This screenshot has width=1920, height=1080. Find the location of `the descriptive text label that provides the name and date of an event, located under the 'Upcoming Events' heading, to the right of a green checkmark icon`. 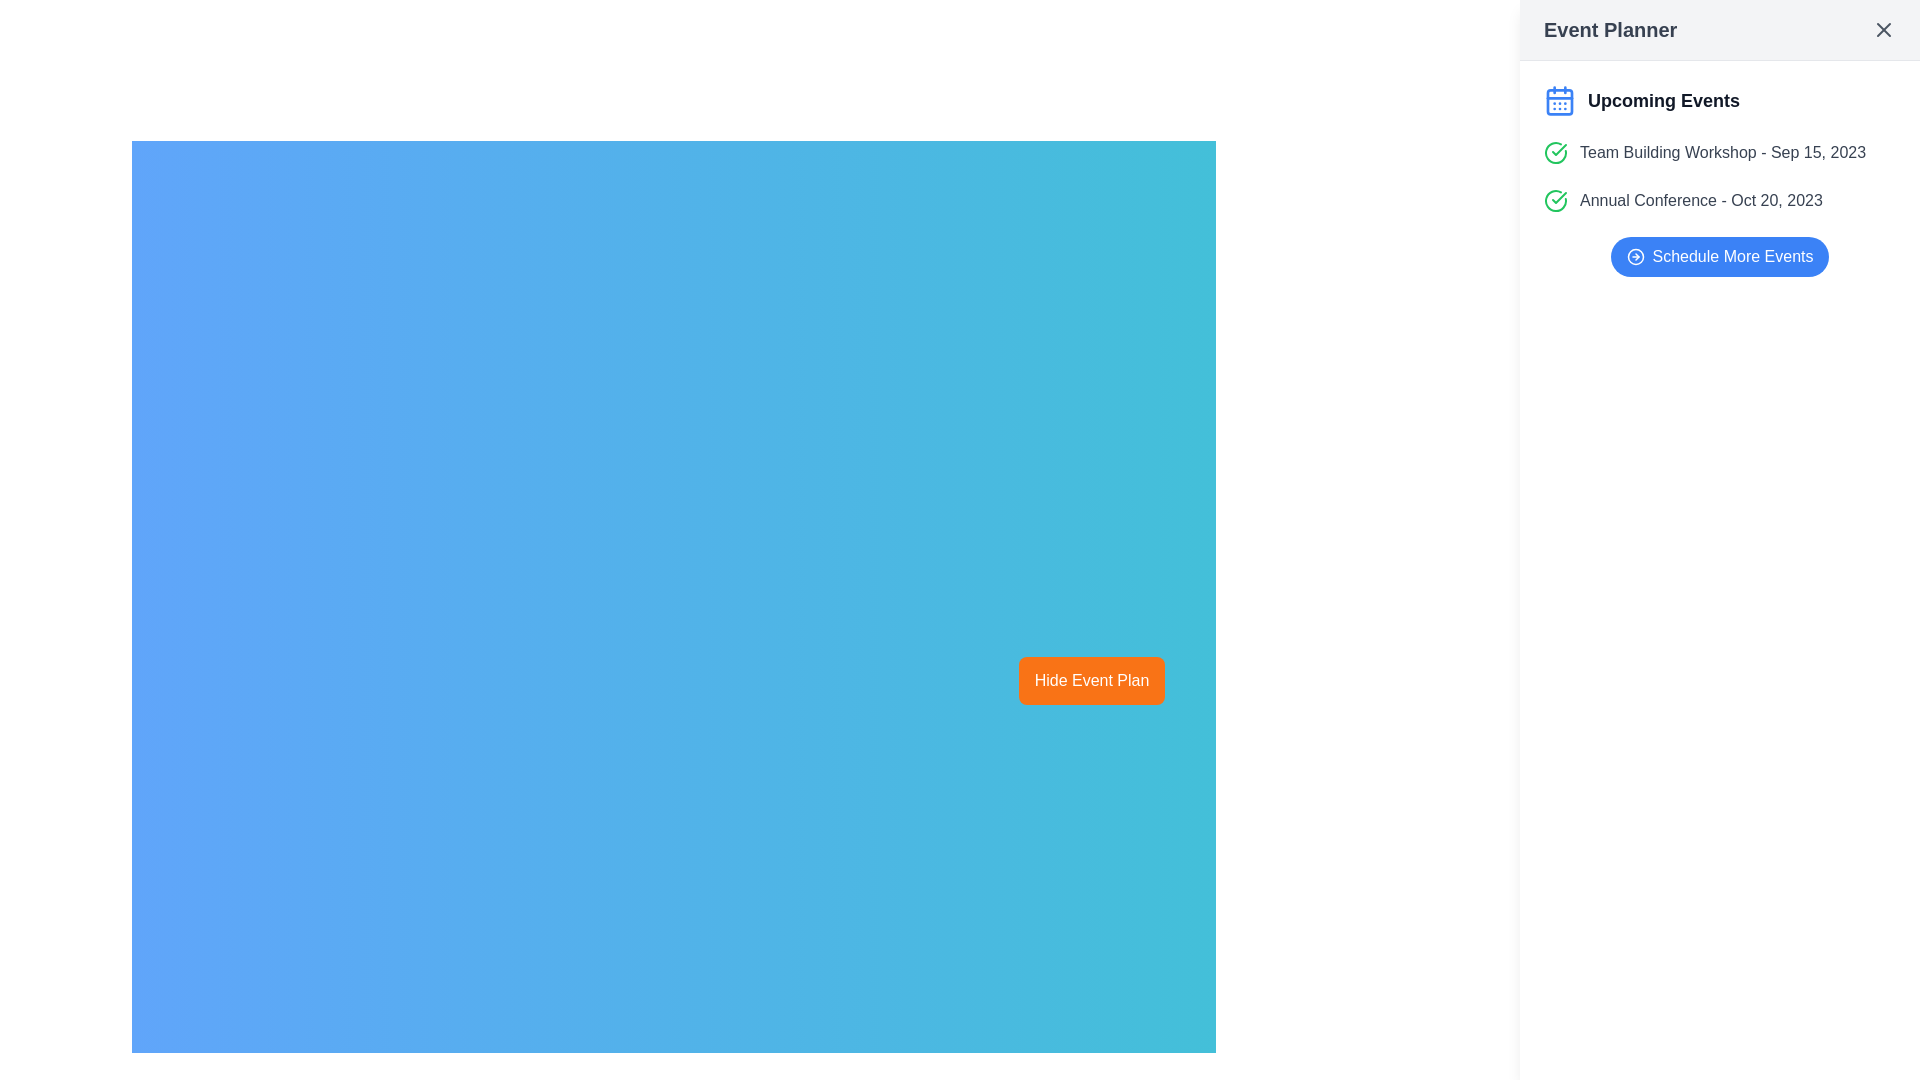

the descriptive text label that provides the name and date of an event, located under the 'Upcoming Events' heading, to the right of a green checkmark icon is located at coordinates (1722, 152).